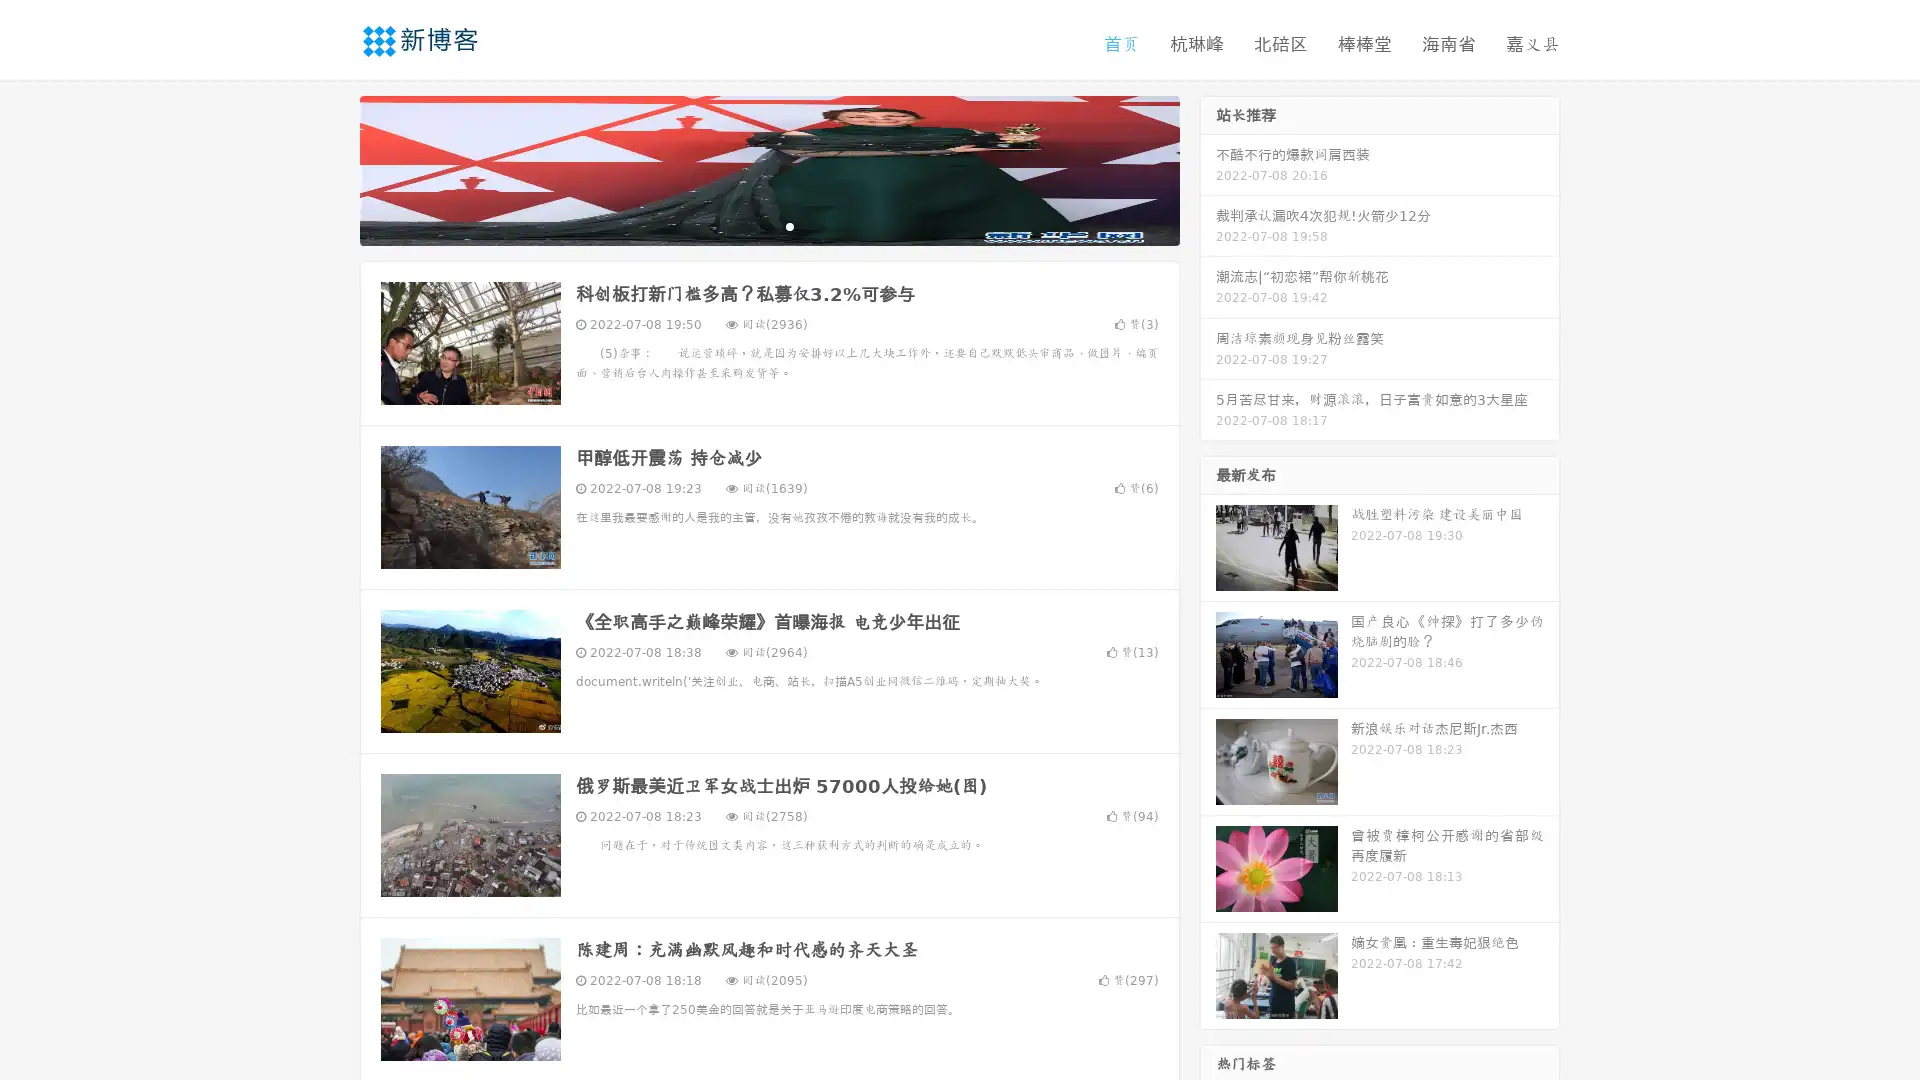 This screenshot has height=1080, width=1920. Describe the element at coordinates (330, 168) in the screenshot. I see `Previous slide` at that location.